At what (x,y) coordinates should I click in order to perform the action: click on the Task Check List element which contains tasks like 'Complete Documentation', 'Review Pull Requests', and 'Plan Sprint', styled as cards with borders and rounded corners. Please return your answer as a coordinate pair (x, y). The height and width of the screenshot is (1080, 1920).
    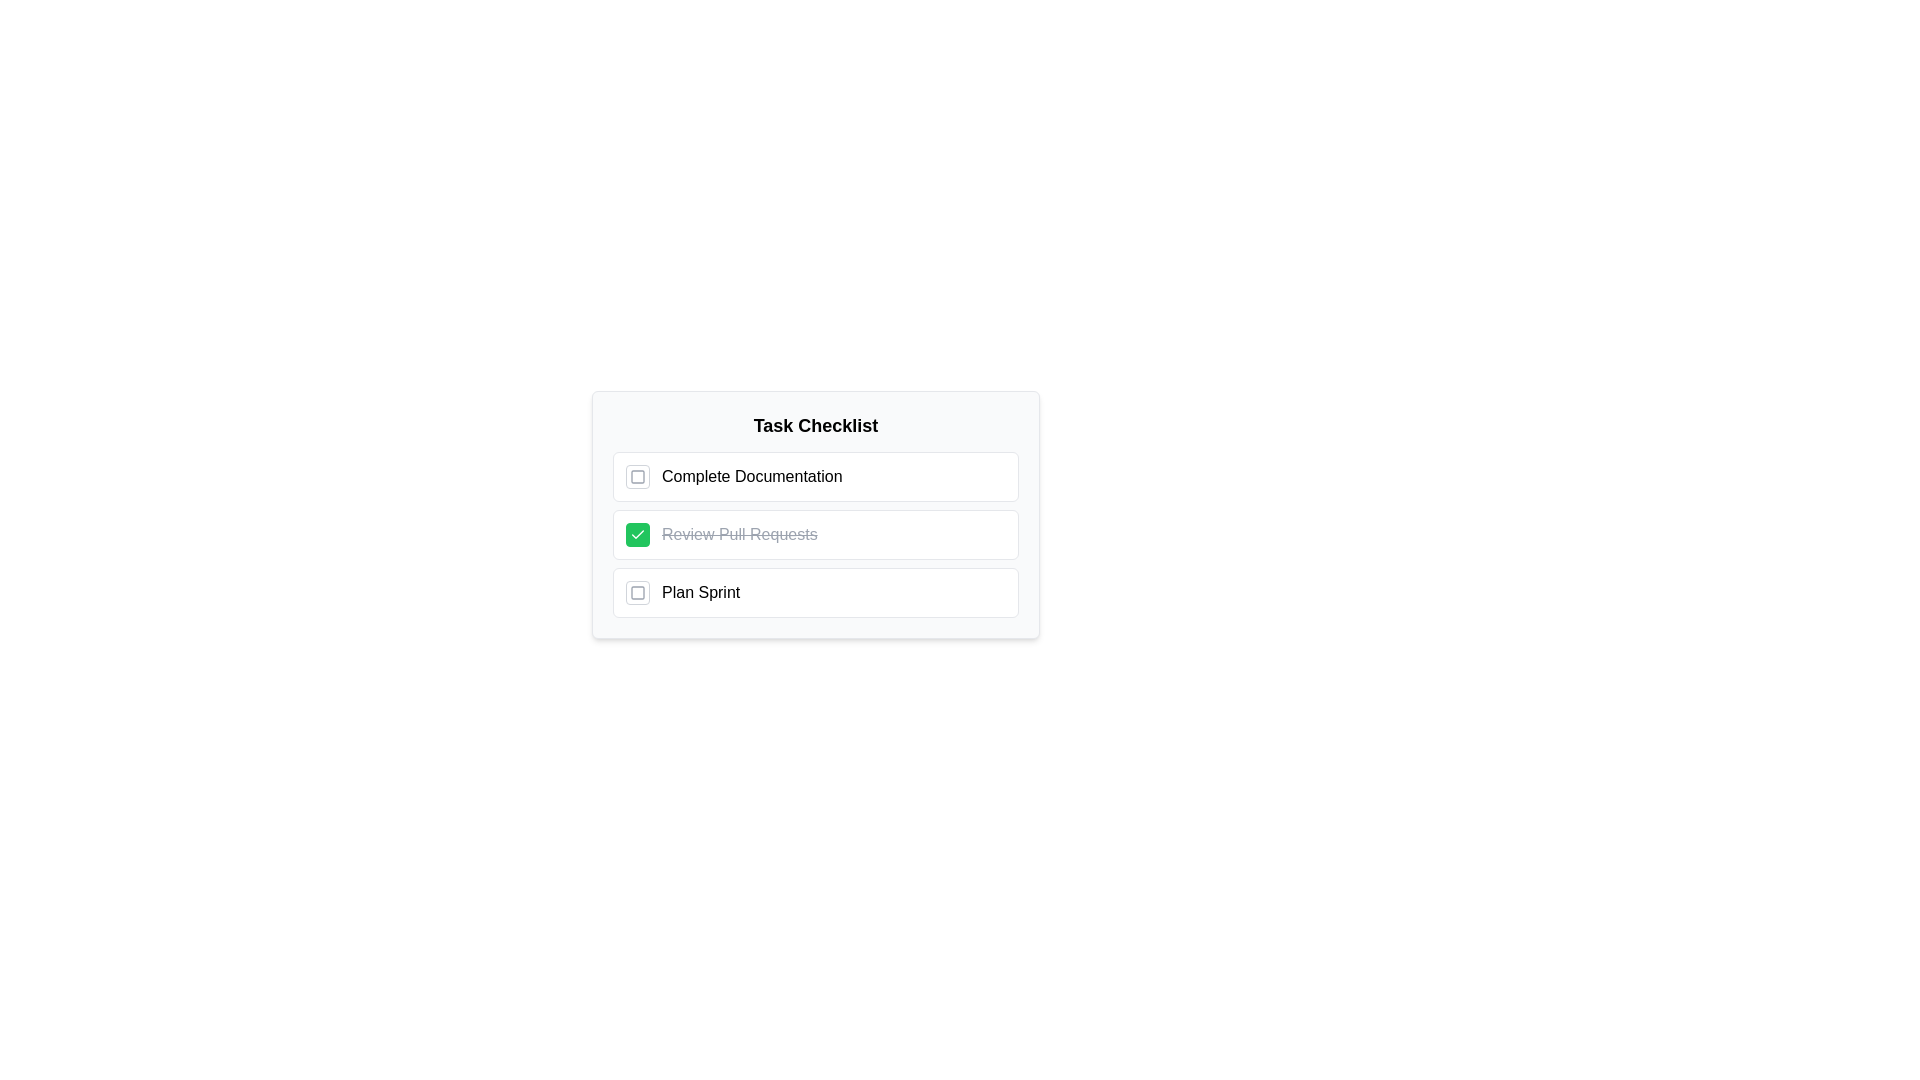
    Looking at the image, I should click on (816, 534).